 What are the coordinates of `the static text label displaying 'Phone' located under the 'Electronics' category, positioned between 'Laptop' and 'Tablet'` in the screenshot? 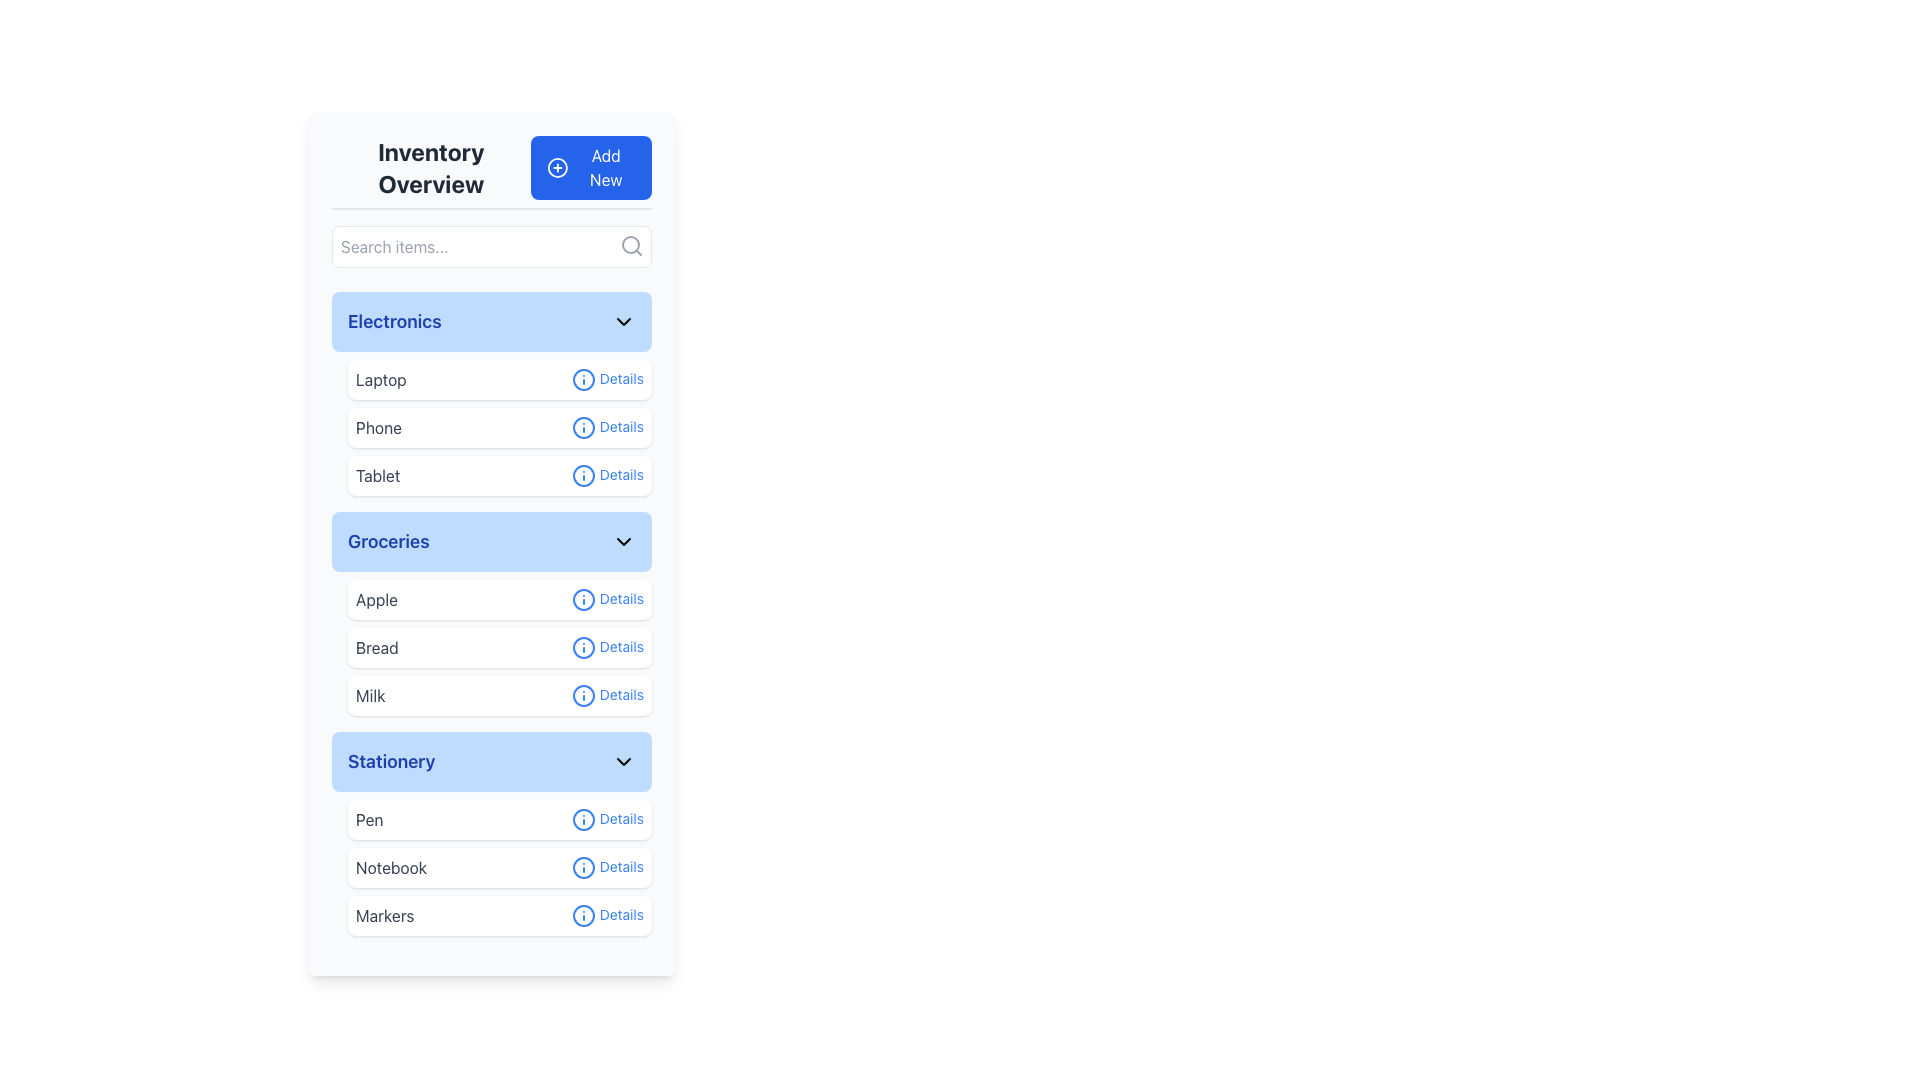 It's located at (379, 427).